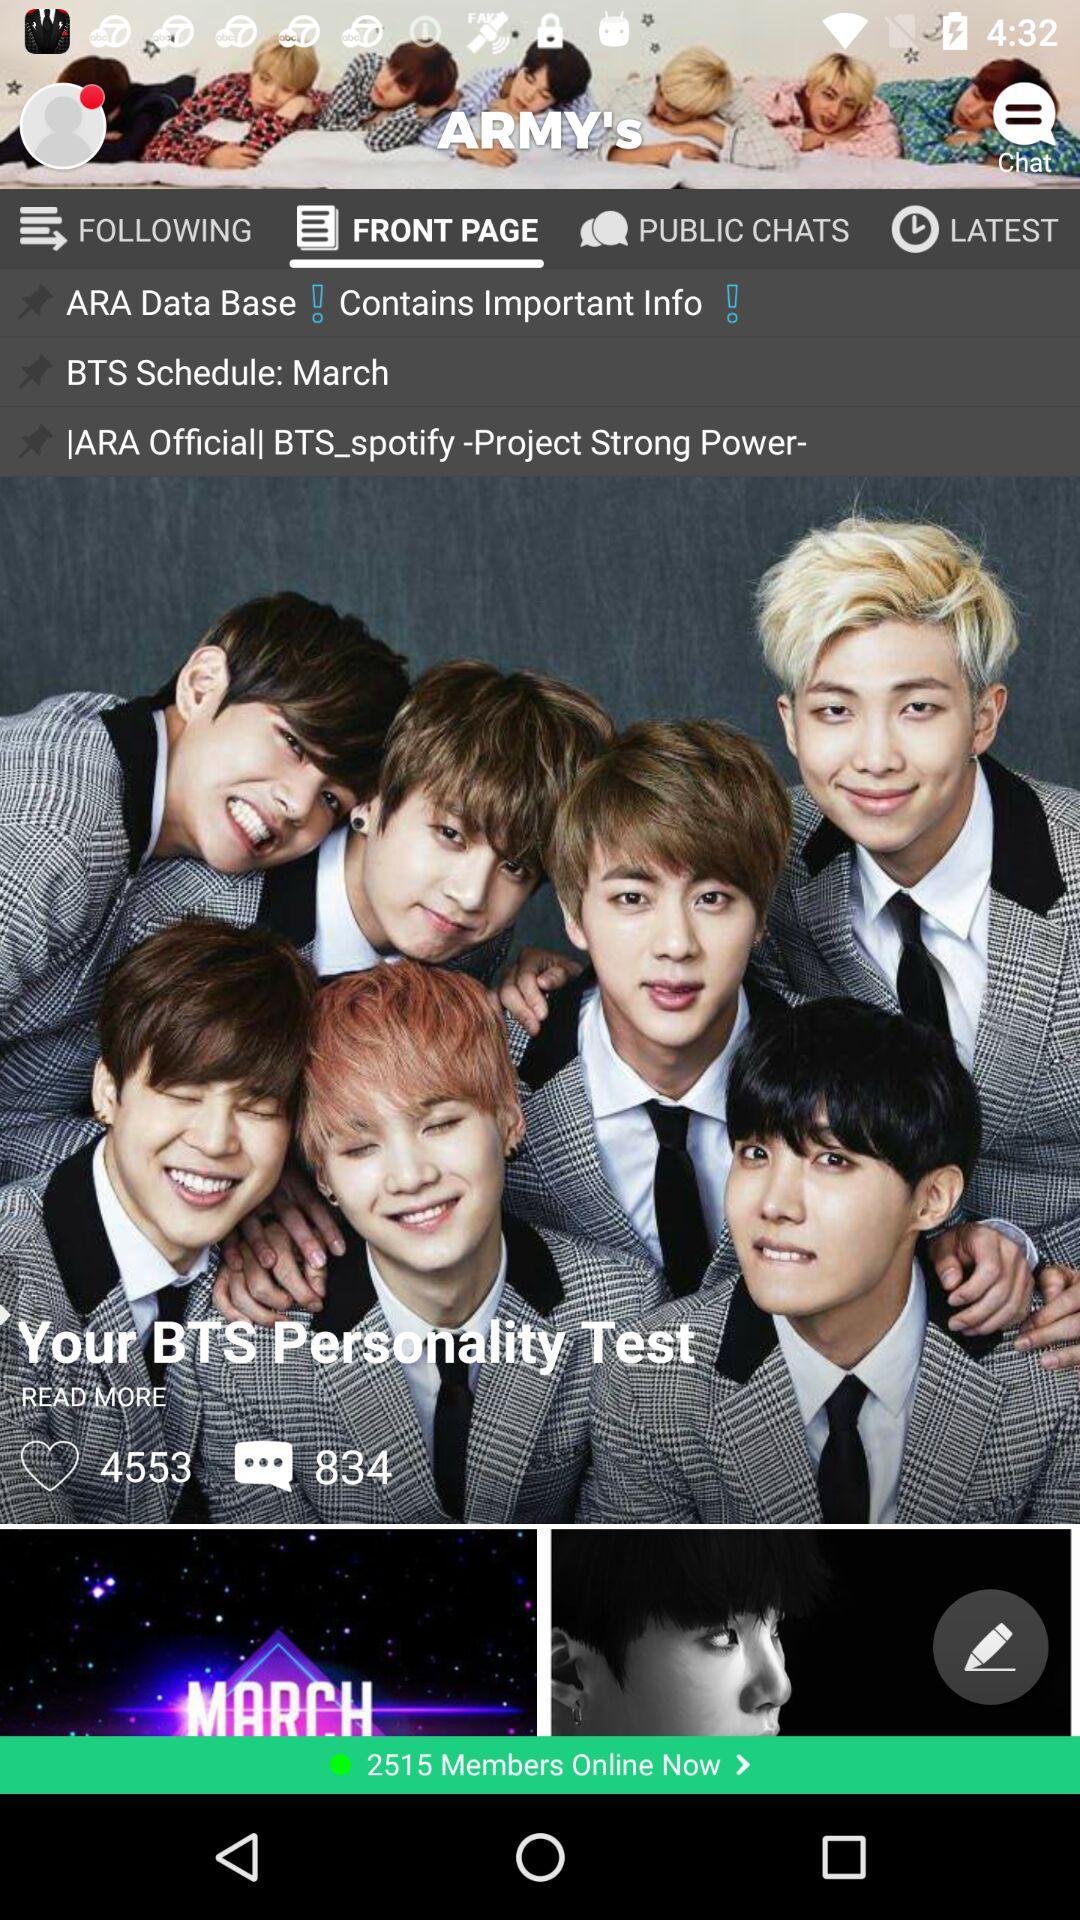  What do you see at coordinates (61, 124) in the screenshot?
I see `choose the selection` at bounding box center [61, 124].